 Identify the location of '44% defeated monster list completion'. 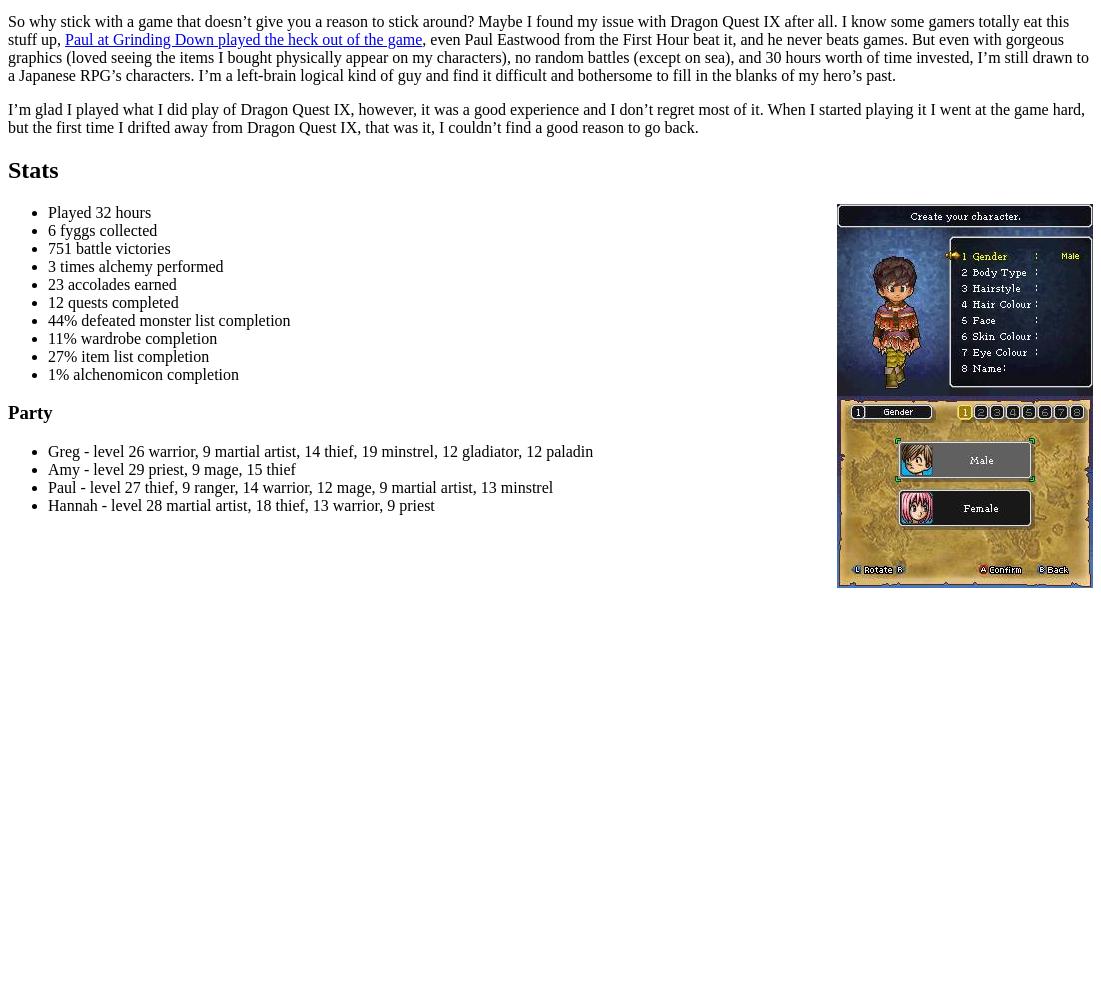
(168, 318).